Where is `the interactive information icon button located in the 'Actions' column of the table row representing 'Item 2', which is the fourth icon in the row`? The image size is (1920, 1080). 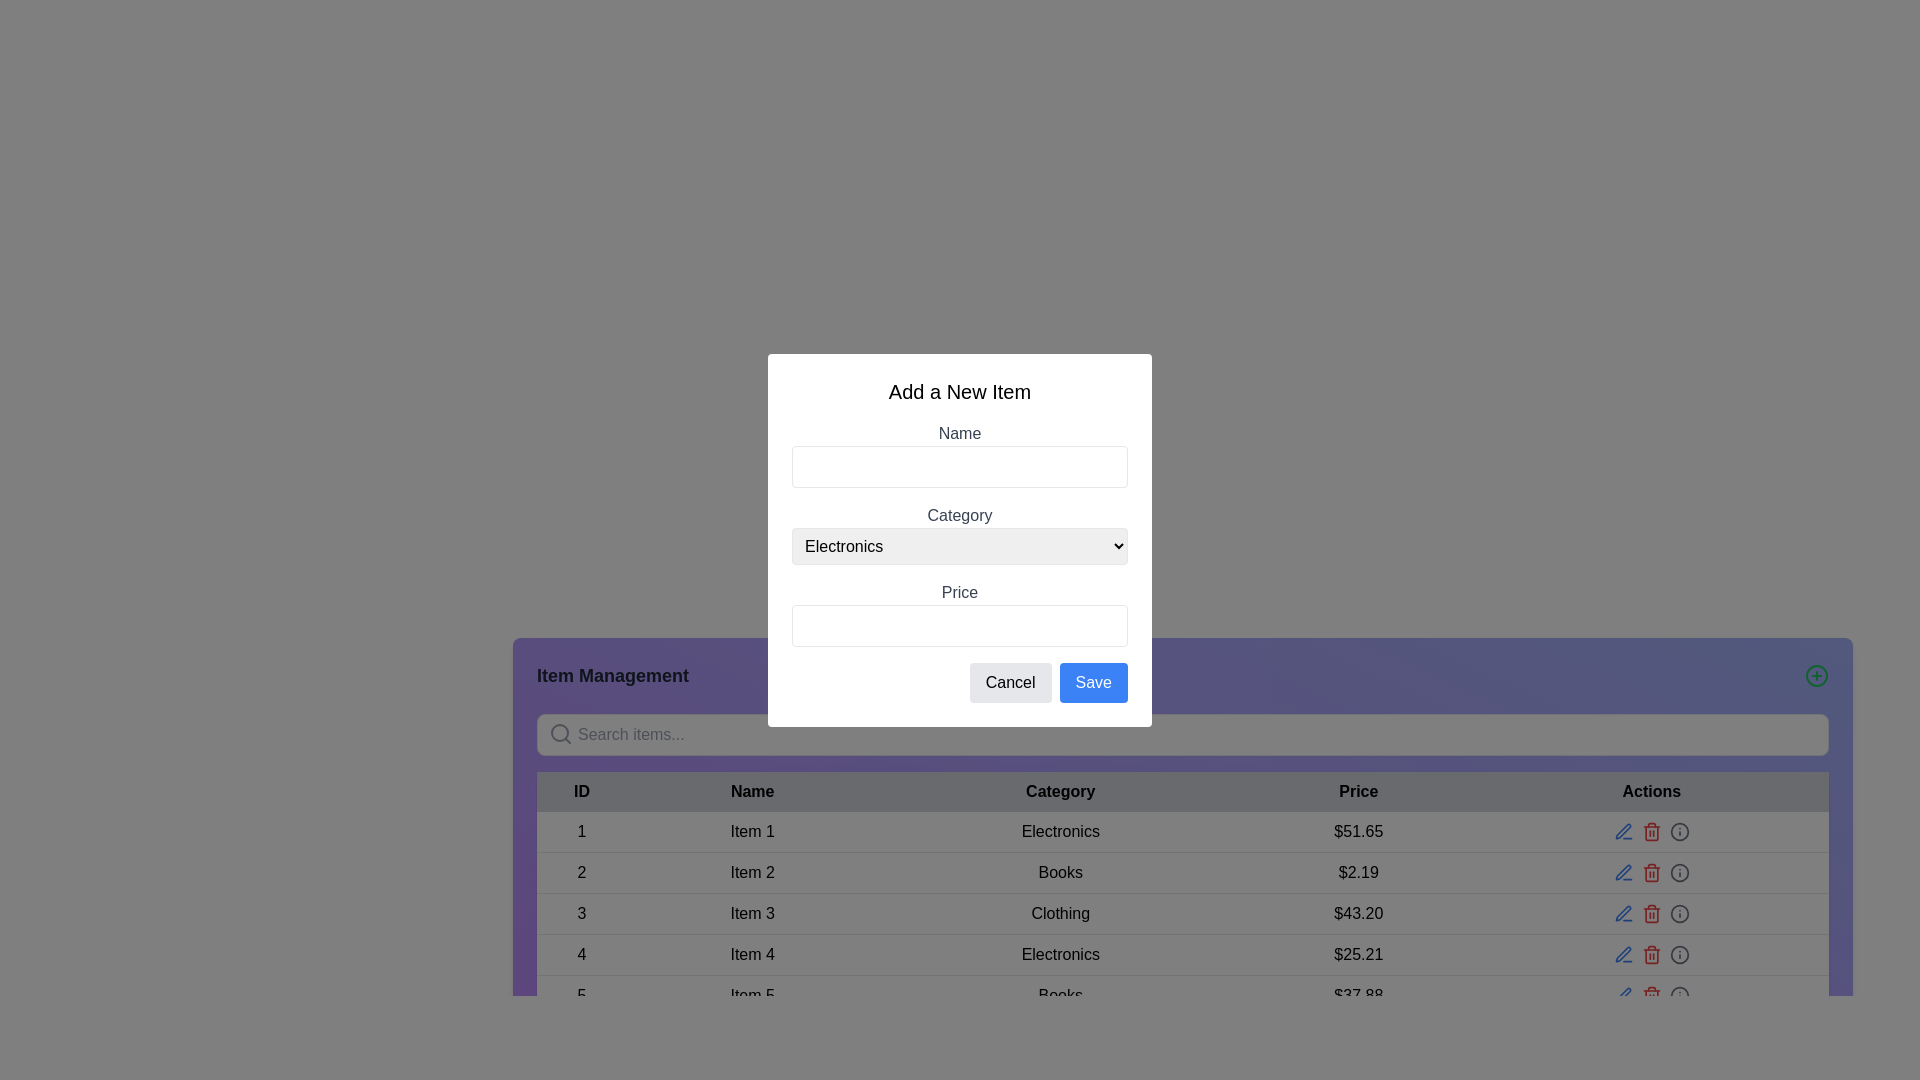 the interactive information icon button located in the 'Actions' column of the table row representing 'Item 2', which is the fourth icon in the row is located at coordinates (1679, 871).